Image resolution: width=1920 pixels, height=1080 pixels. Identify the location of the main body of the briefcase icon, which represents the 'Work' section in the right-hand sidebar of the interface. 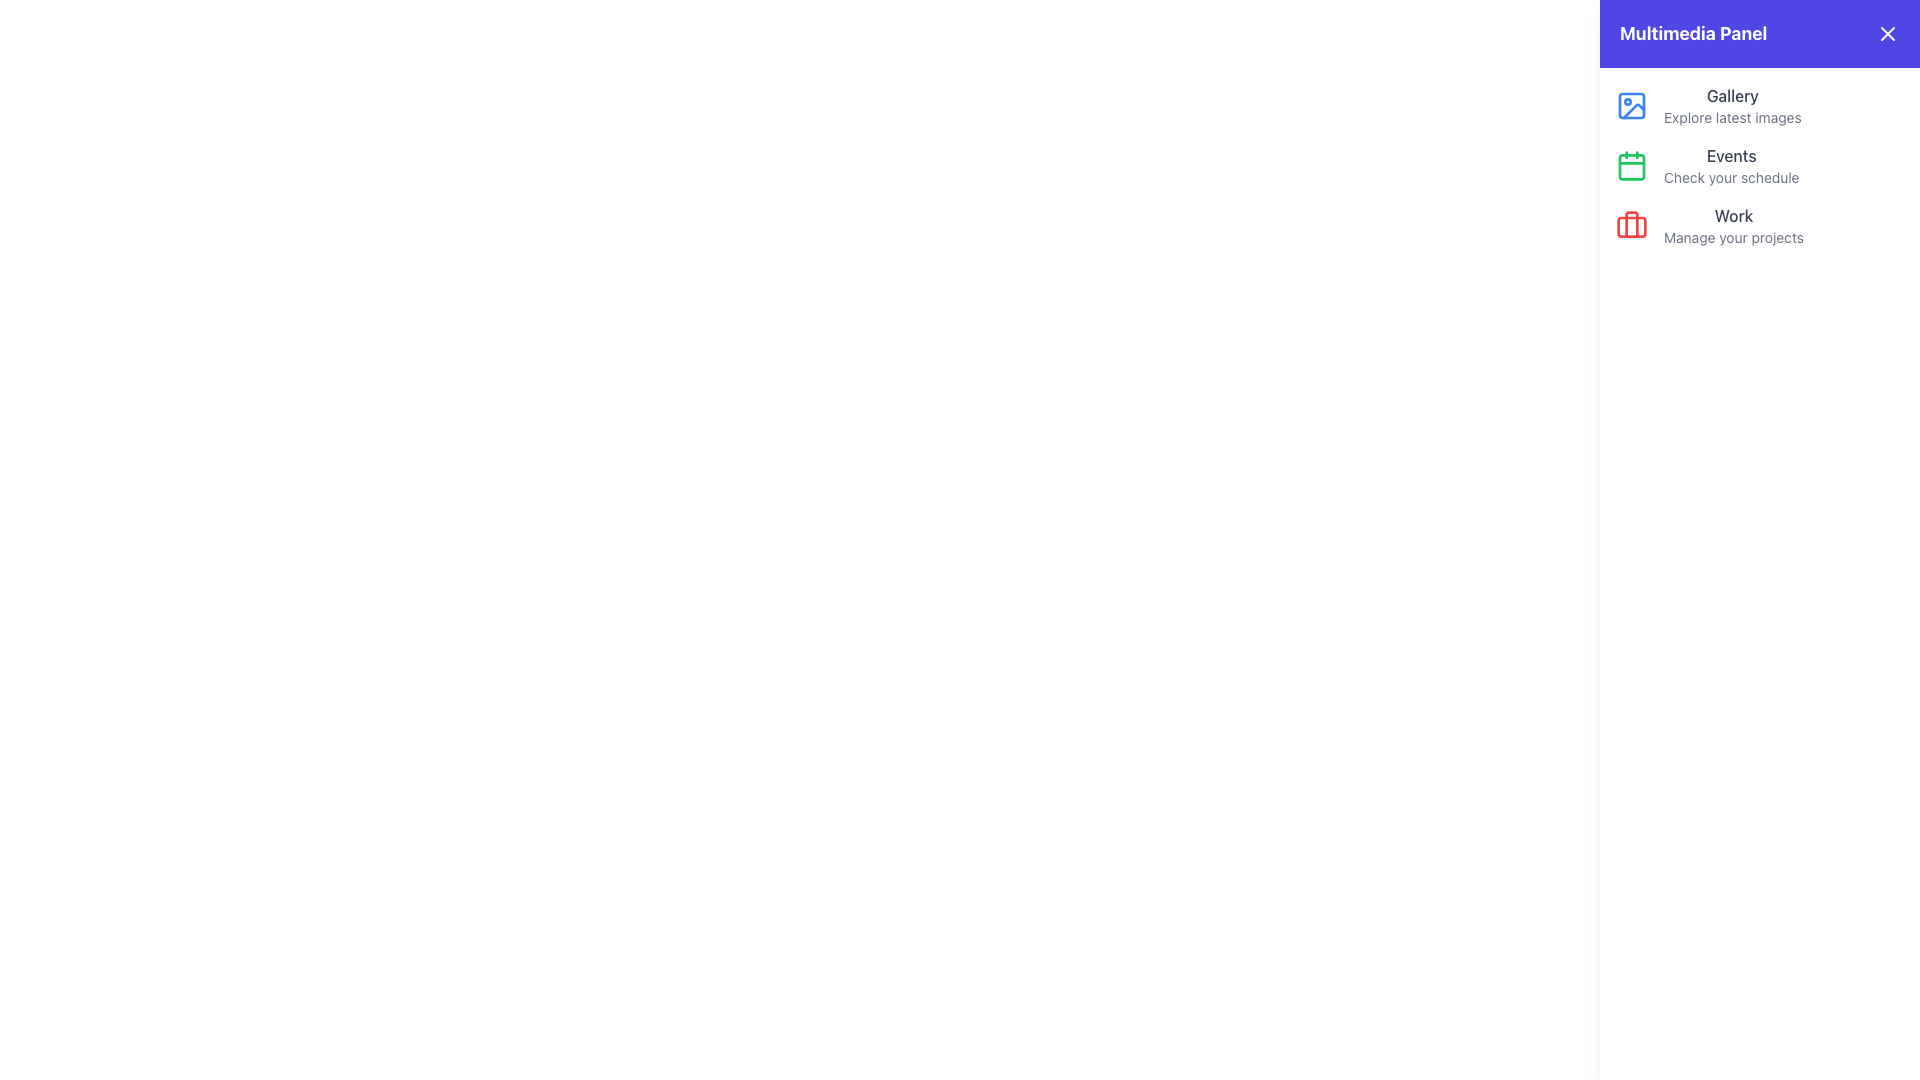
(1632, 226).